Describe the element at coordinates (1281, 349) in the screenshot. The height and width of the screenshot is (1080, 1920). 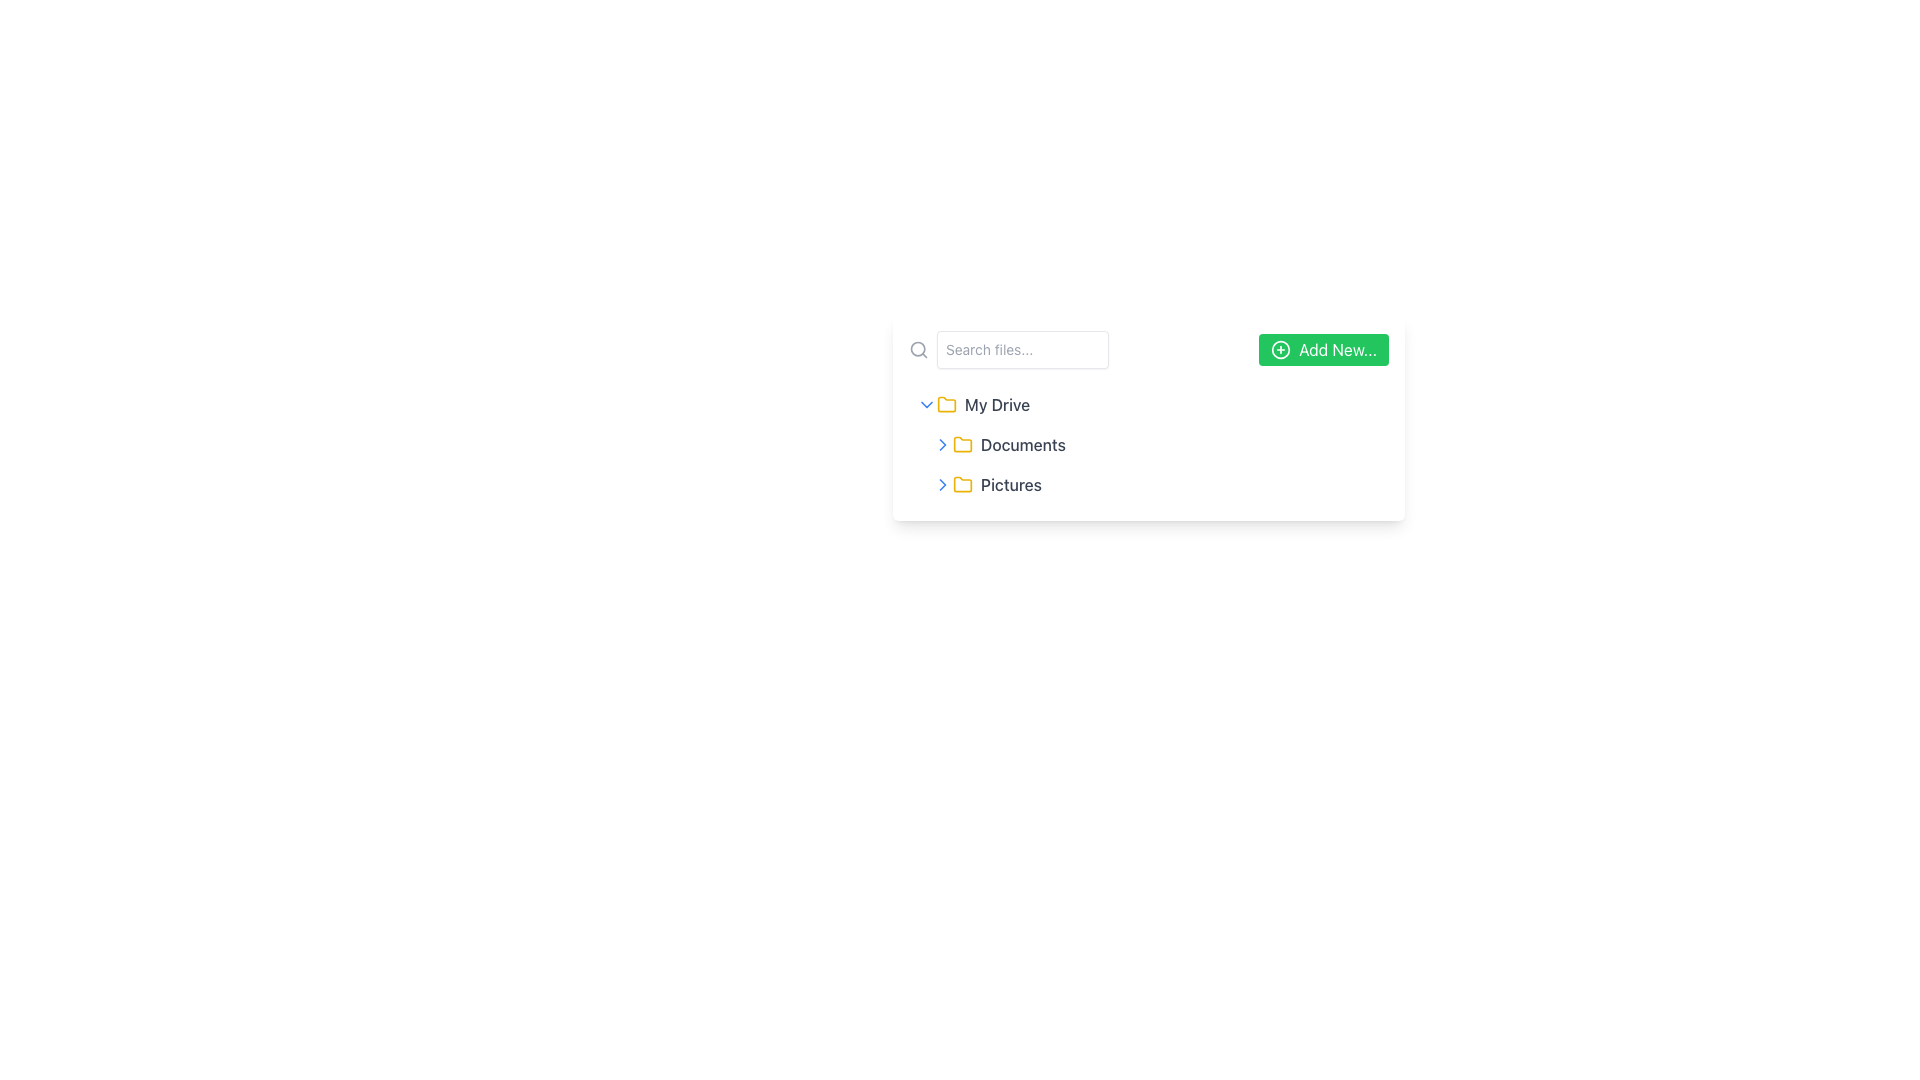
I see `the circular '+' icon with a green border located to the left of the text 'Add New...' to initiate an addition action` at that location.